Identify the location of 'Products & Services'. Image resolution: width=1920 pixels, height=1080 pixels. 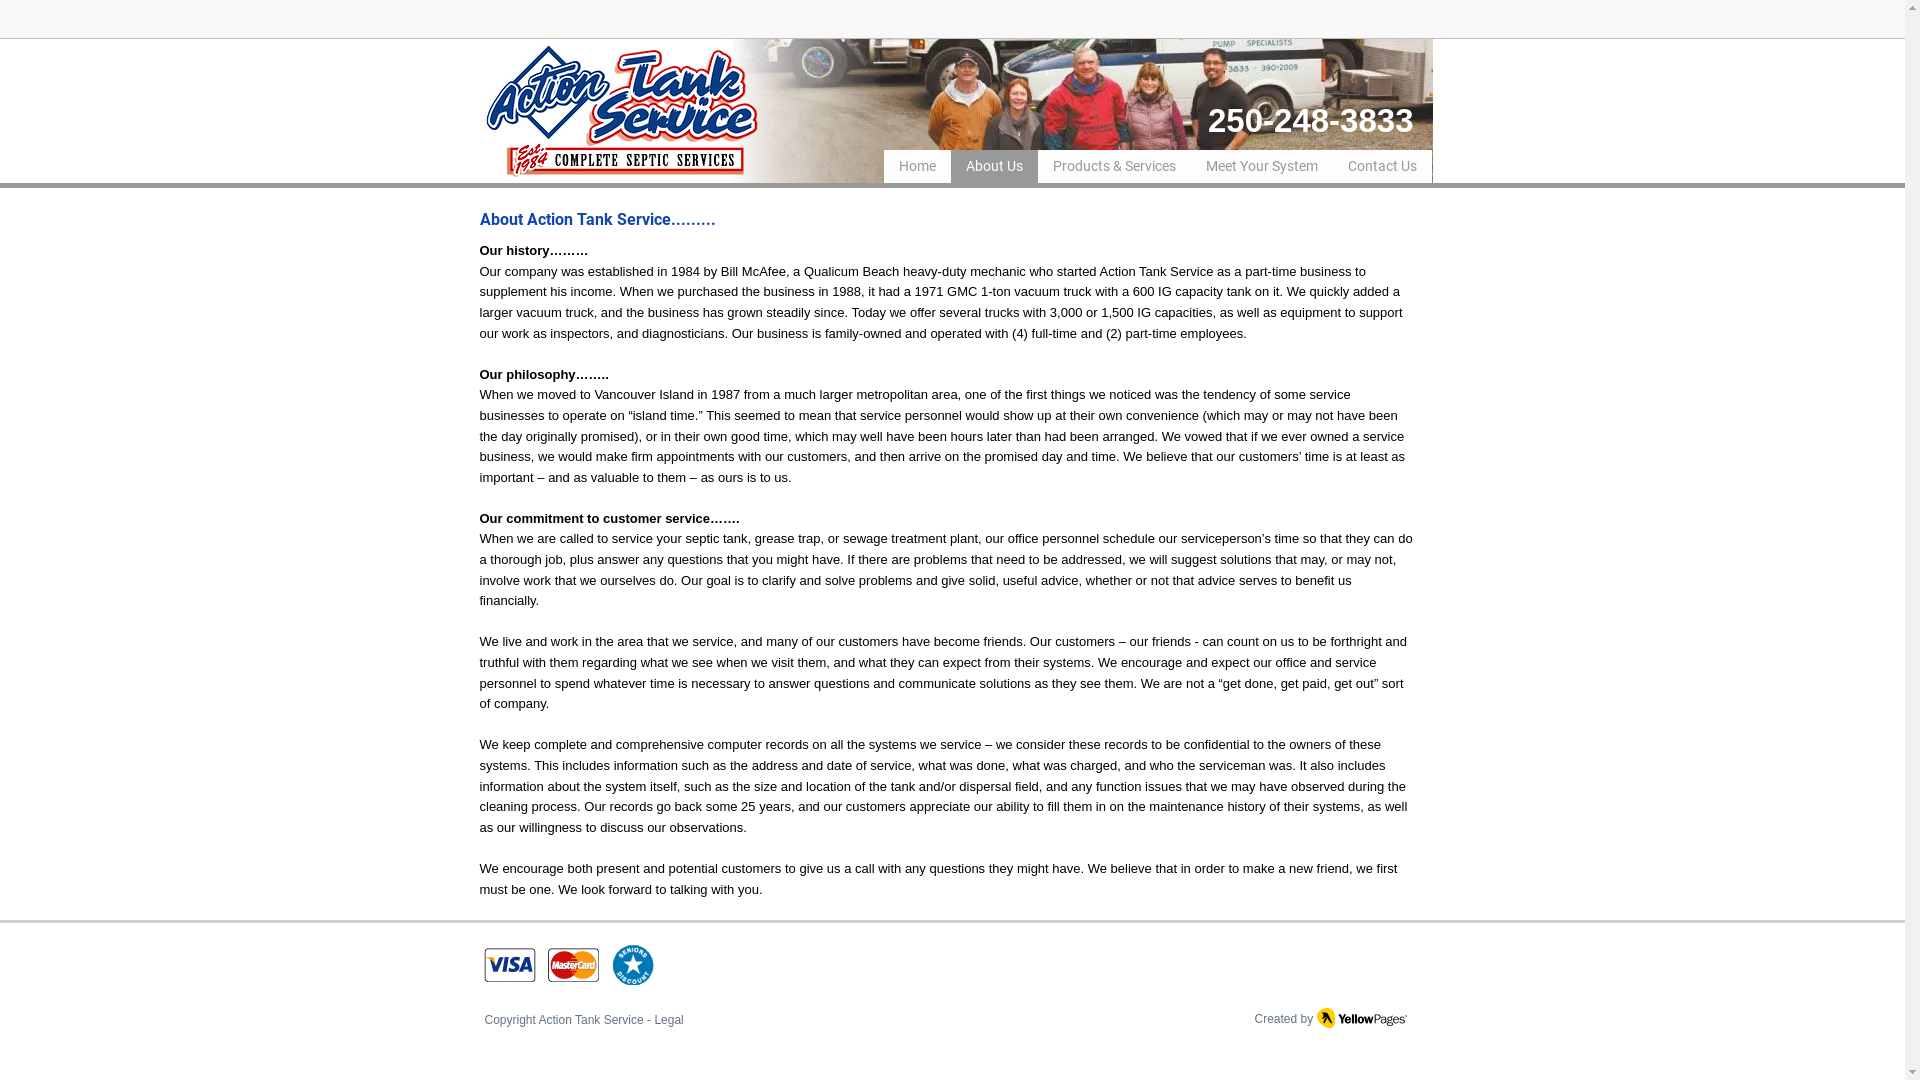
(1113, 165).